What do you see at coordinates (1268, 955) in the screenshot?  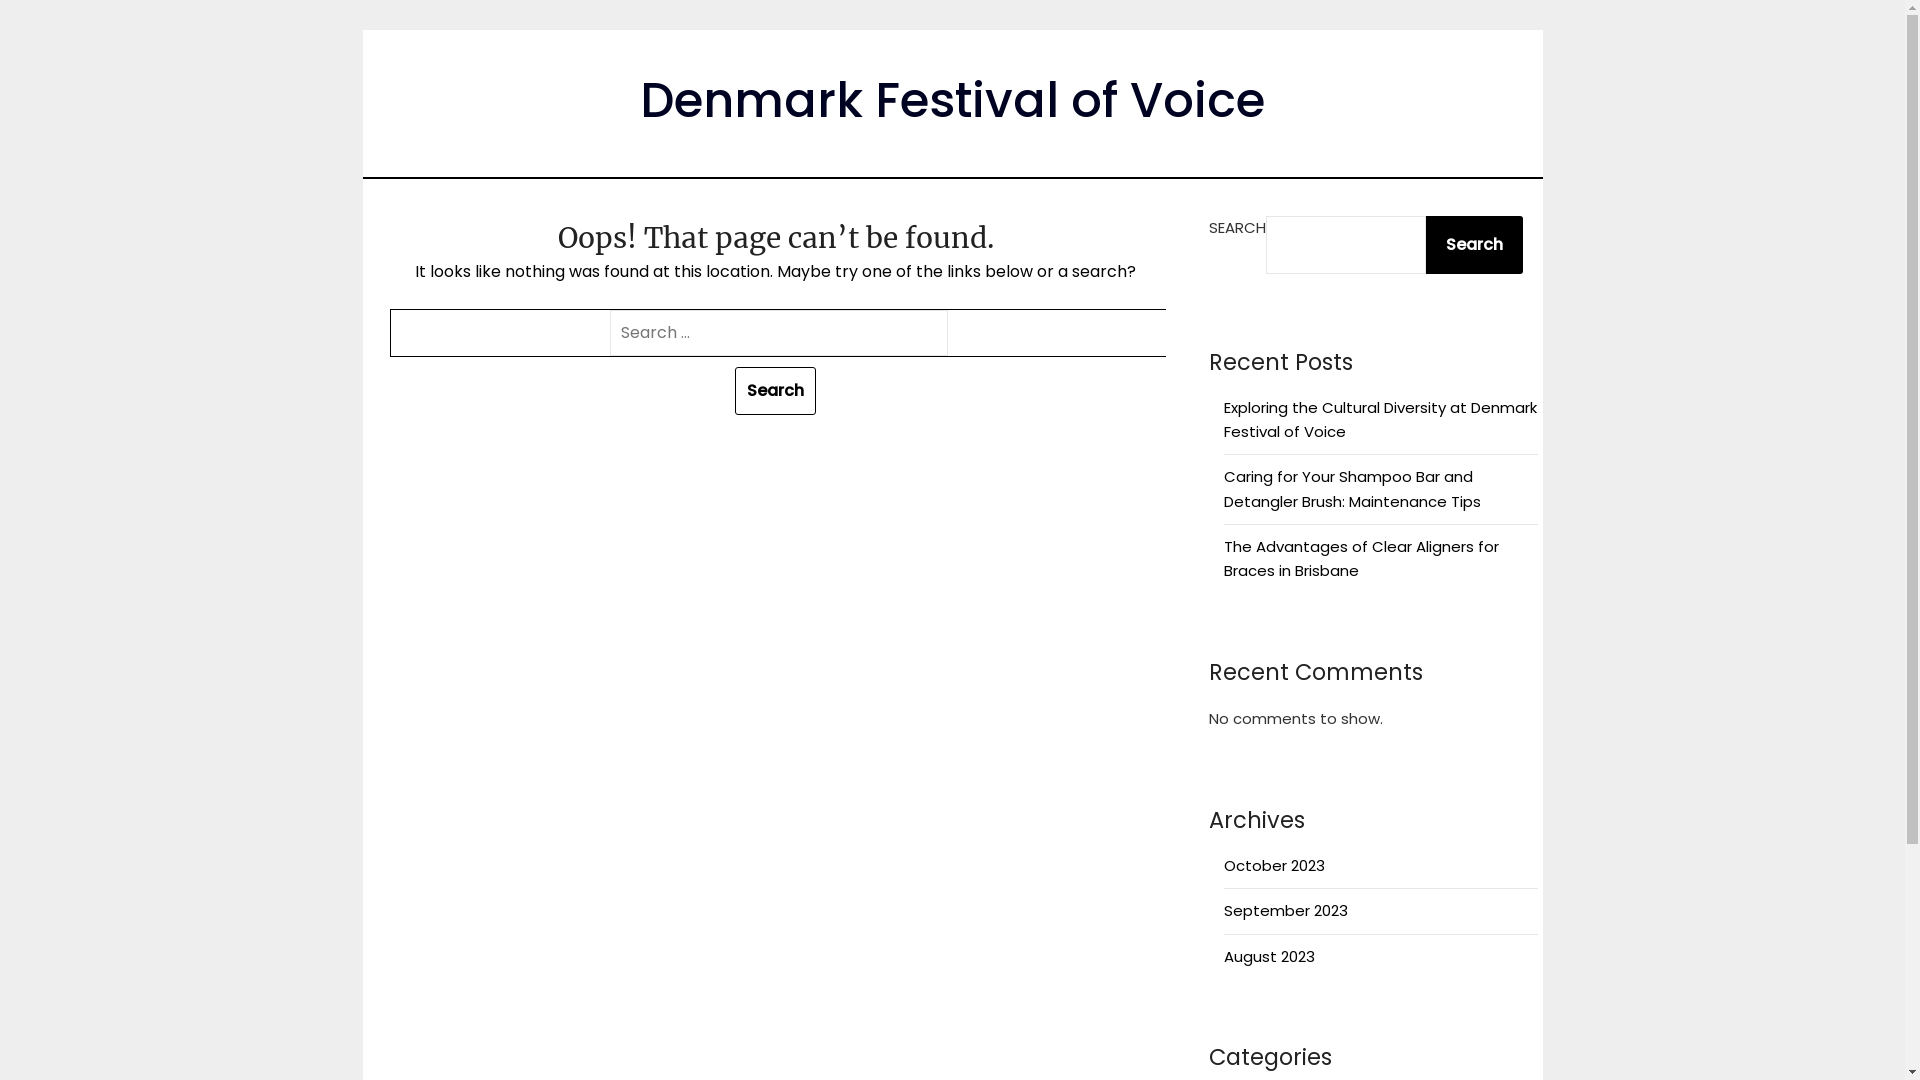 I see `'August 2023'` at bounding box center [1268, 955].